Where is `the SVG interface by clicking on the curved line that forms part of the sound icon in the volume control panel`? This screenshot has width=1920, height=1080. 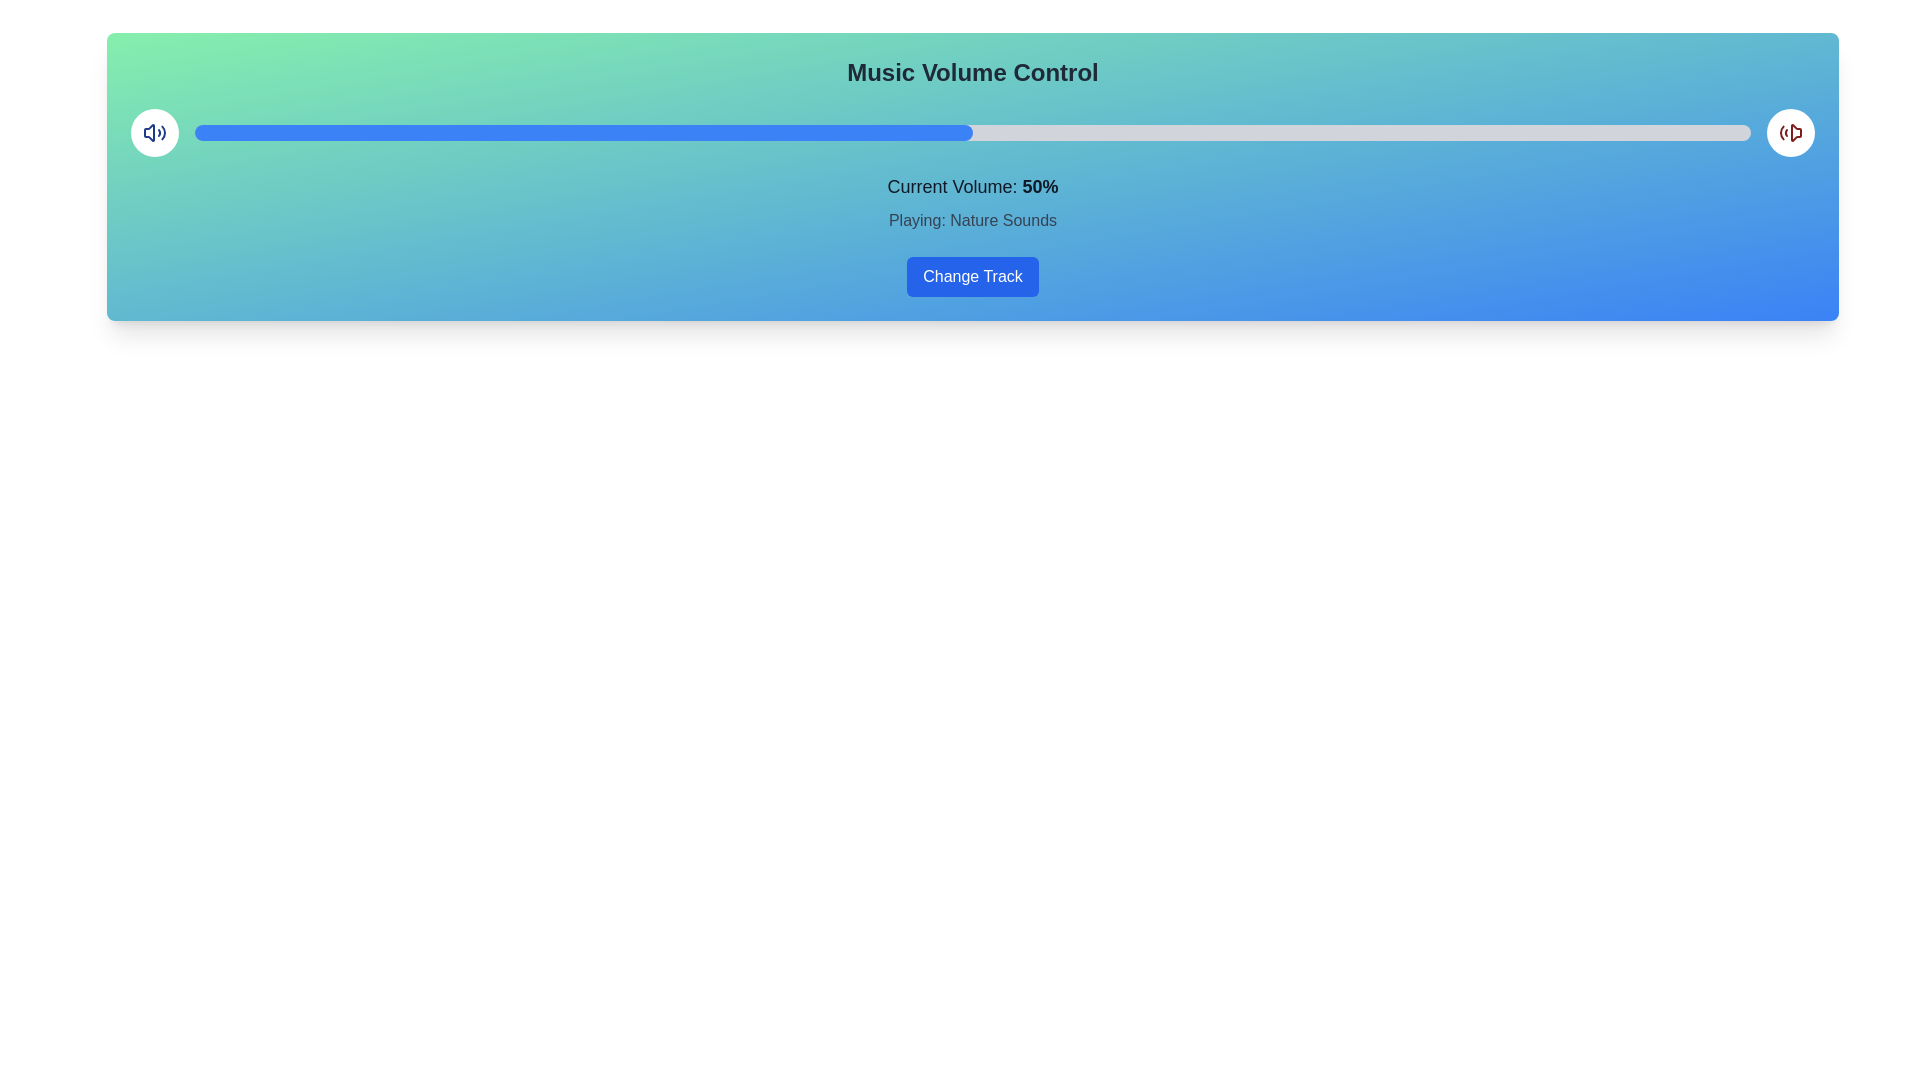
the SVG interface by clicking on the curved line that forms part of the sound icon in the volume control panel is located at coordinates (163, 132).